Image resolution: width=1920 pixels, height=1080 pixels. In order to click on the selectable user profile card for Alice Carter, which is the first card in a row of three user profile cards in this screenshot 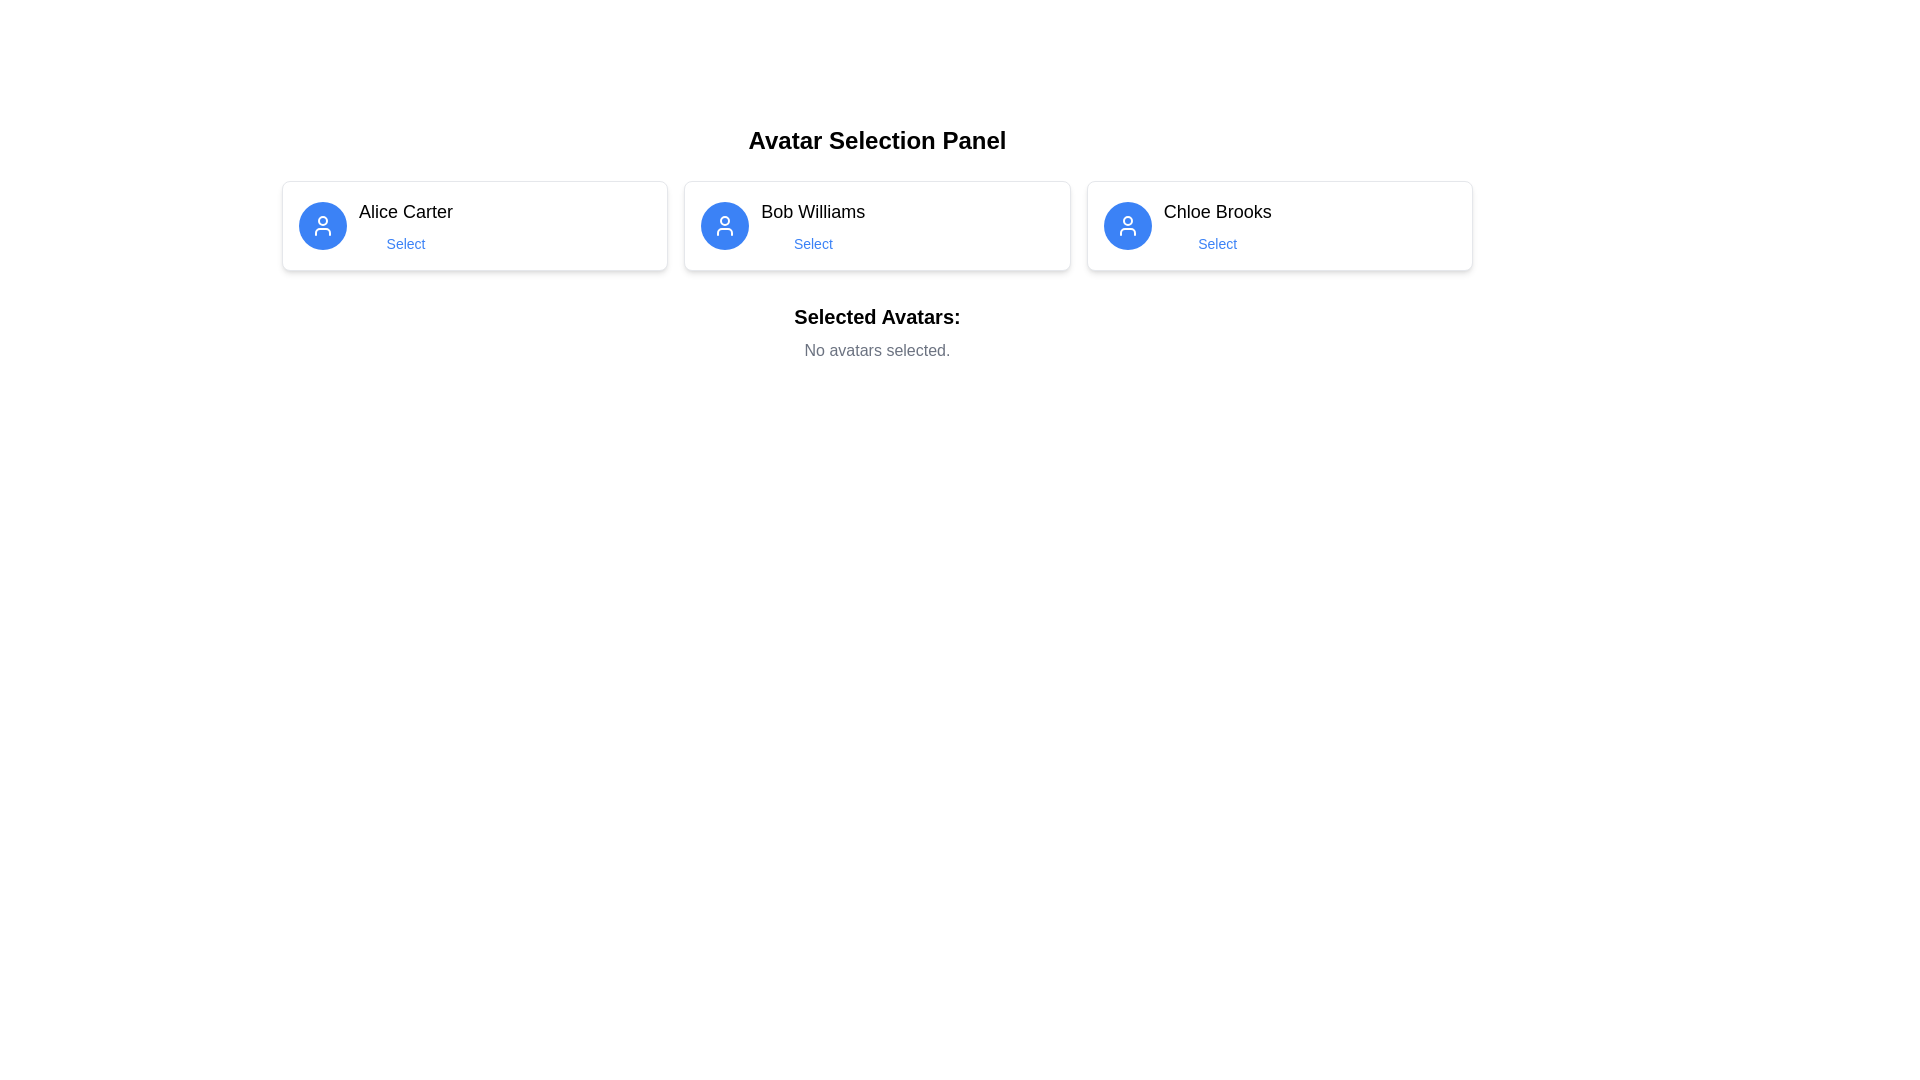, I will do `click(474, 225)`.